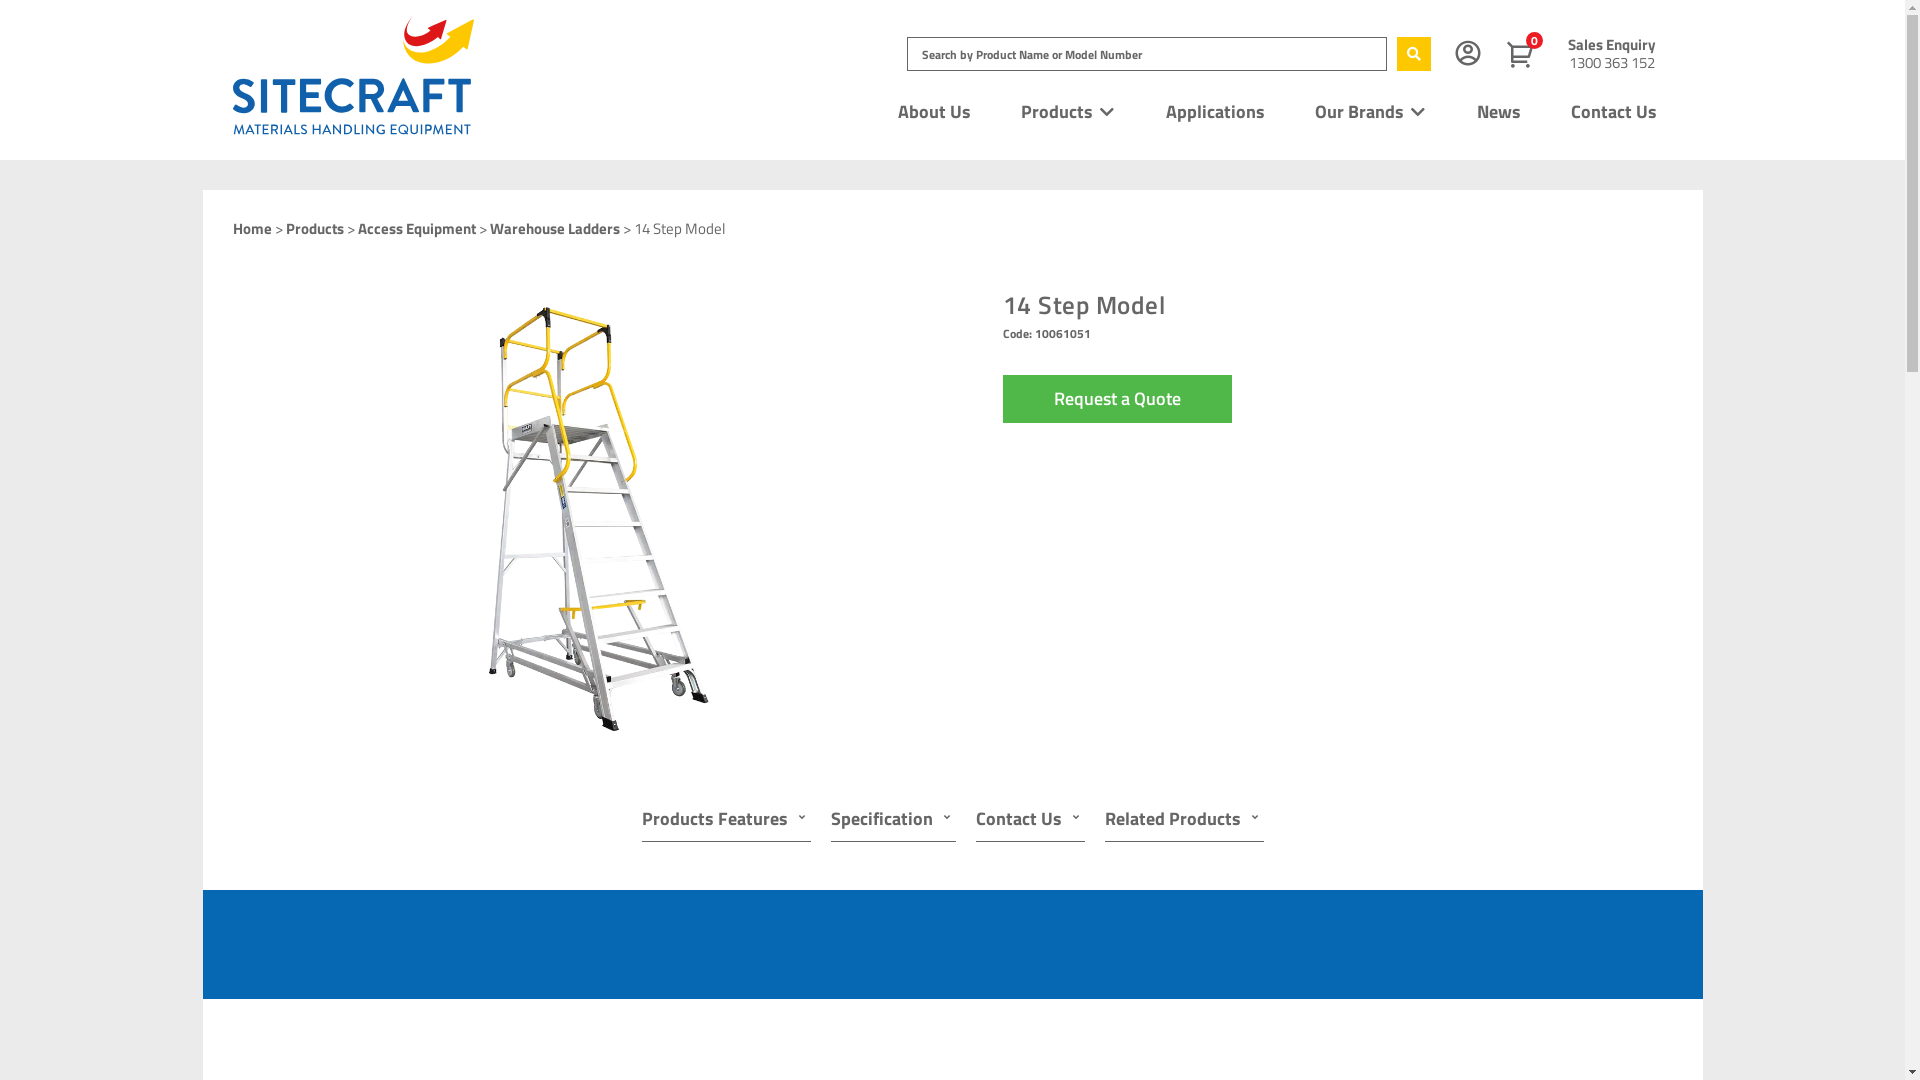 This screenshot has height=1080, width=1920. What do you see at coordinates (1183, 820) in the screenshot?
I see `'Related Products'` at bounding box center [1183, 820].